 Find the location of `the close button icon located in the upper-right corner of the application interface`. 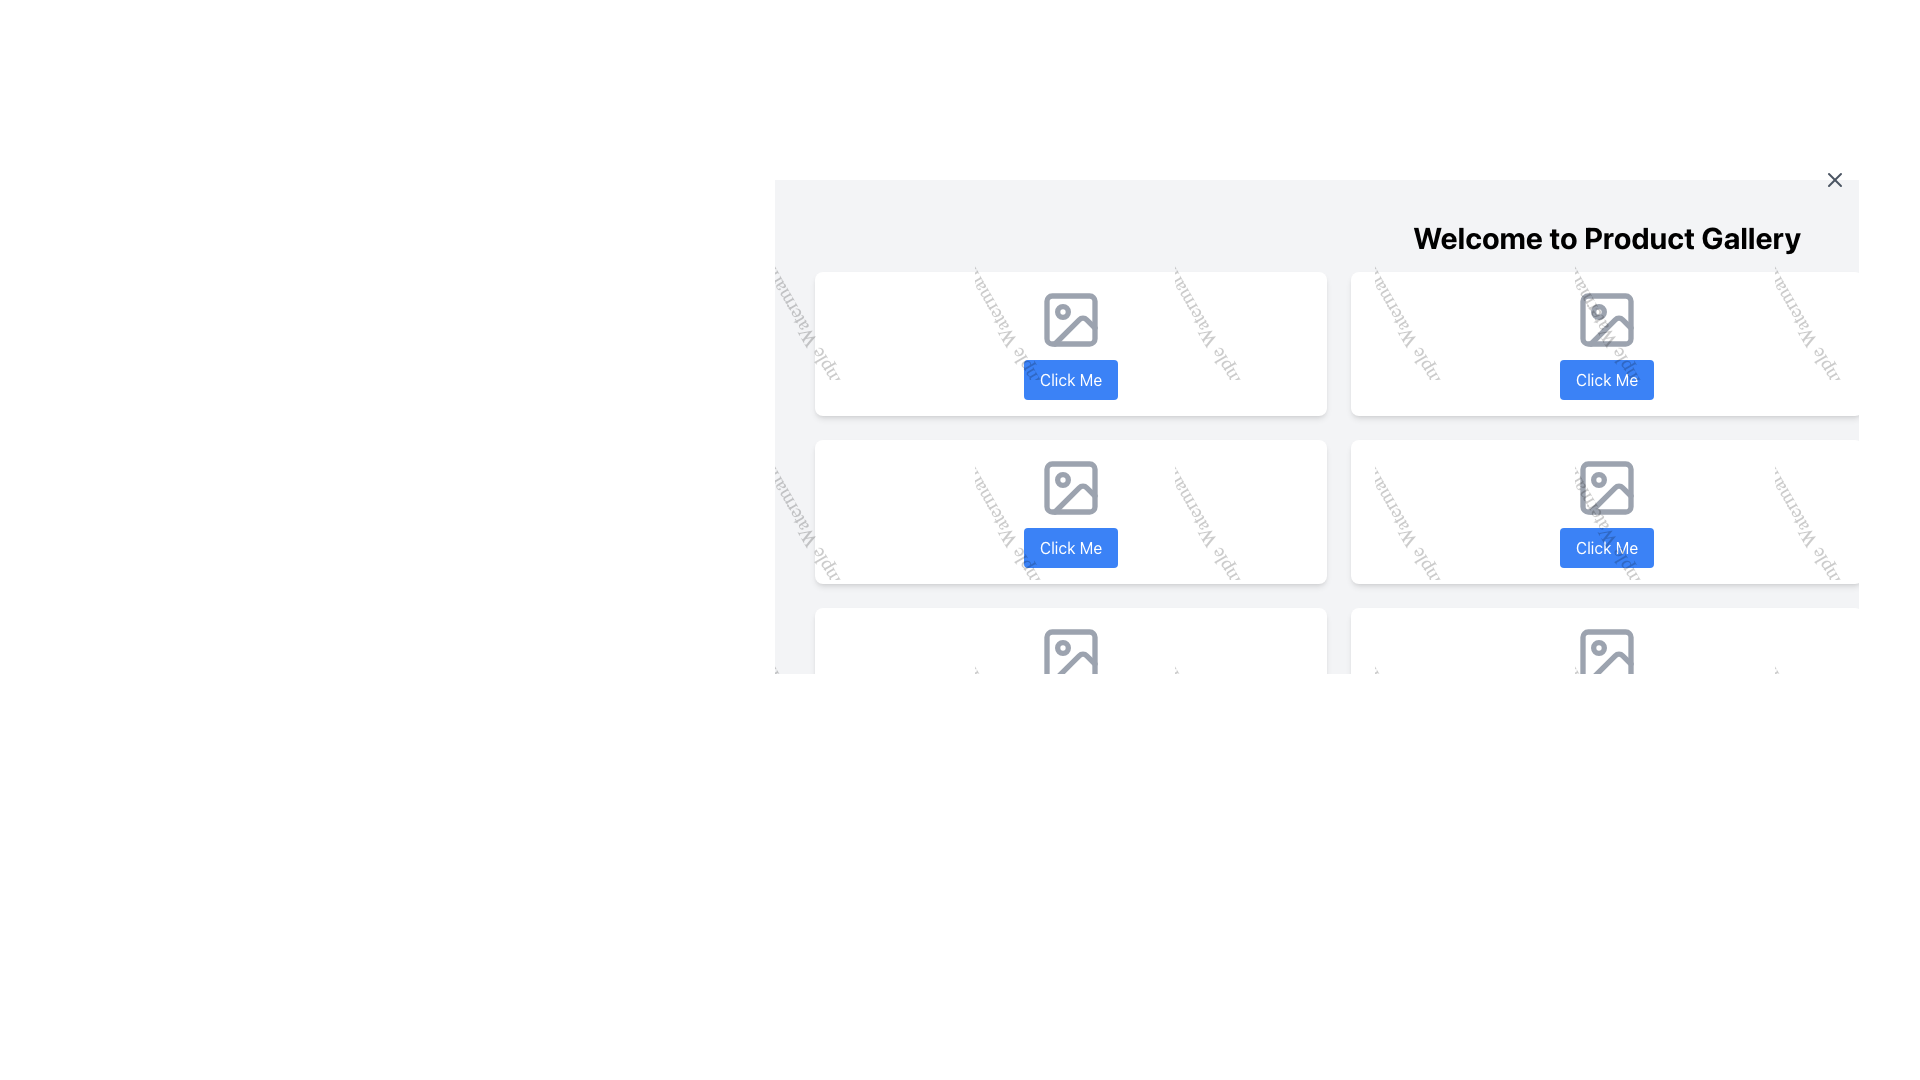

the close button icon located in the upper-right corner of the application interface is located at coordinates (1834, 180).